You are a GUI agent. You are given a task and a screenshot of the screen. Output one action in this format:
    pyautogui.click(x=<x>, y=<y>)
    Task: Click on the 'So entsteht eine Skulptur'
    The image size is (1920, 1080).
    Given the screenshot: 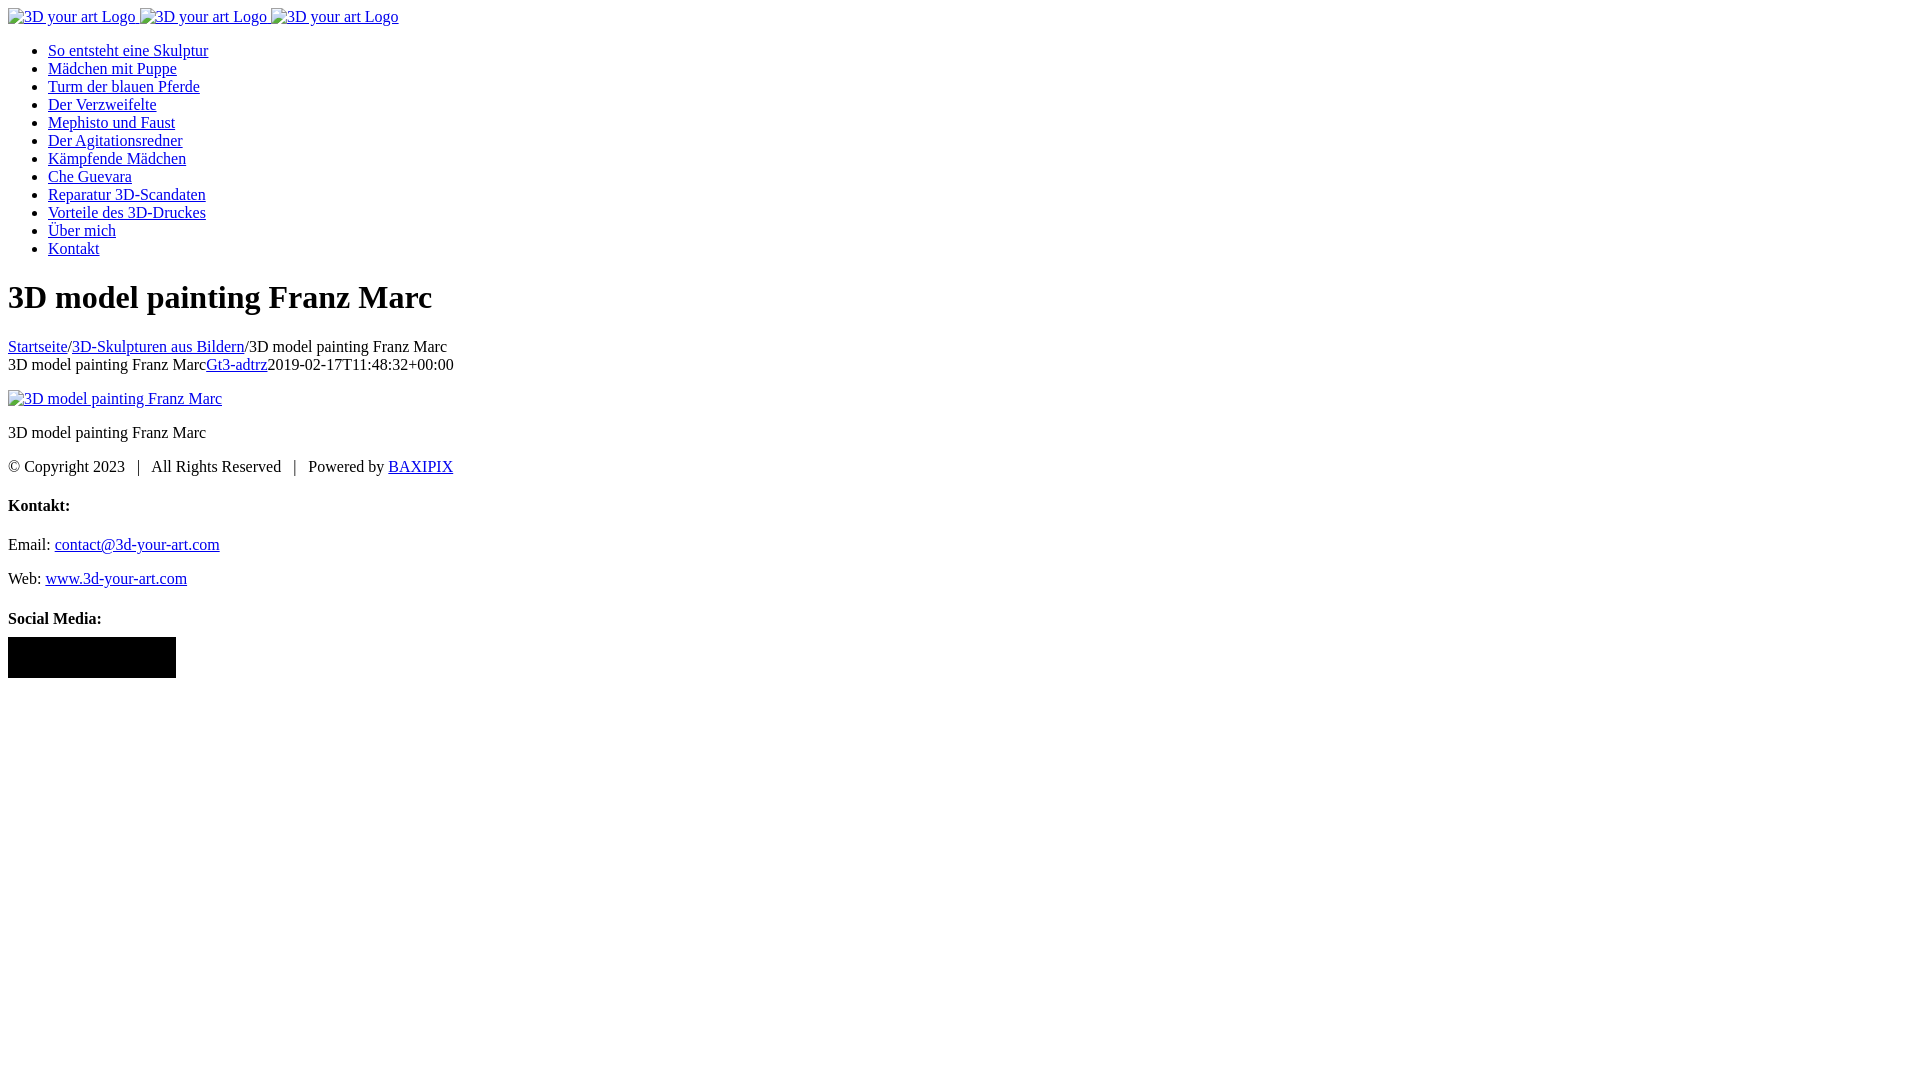 What is the action you would take?
    pyautogui.click(x=127, y=49)
    